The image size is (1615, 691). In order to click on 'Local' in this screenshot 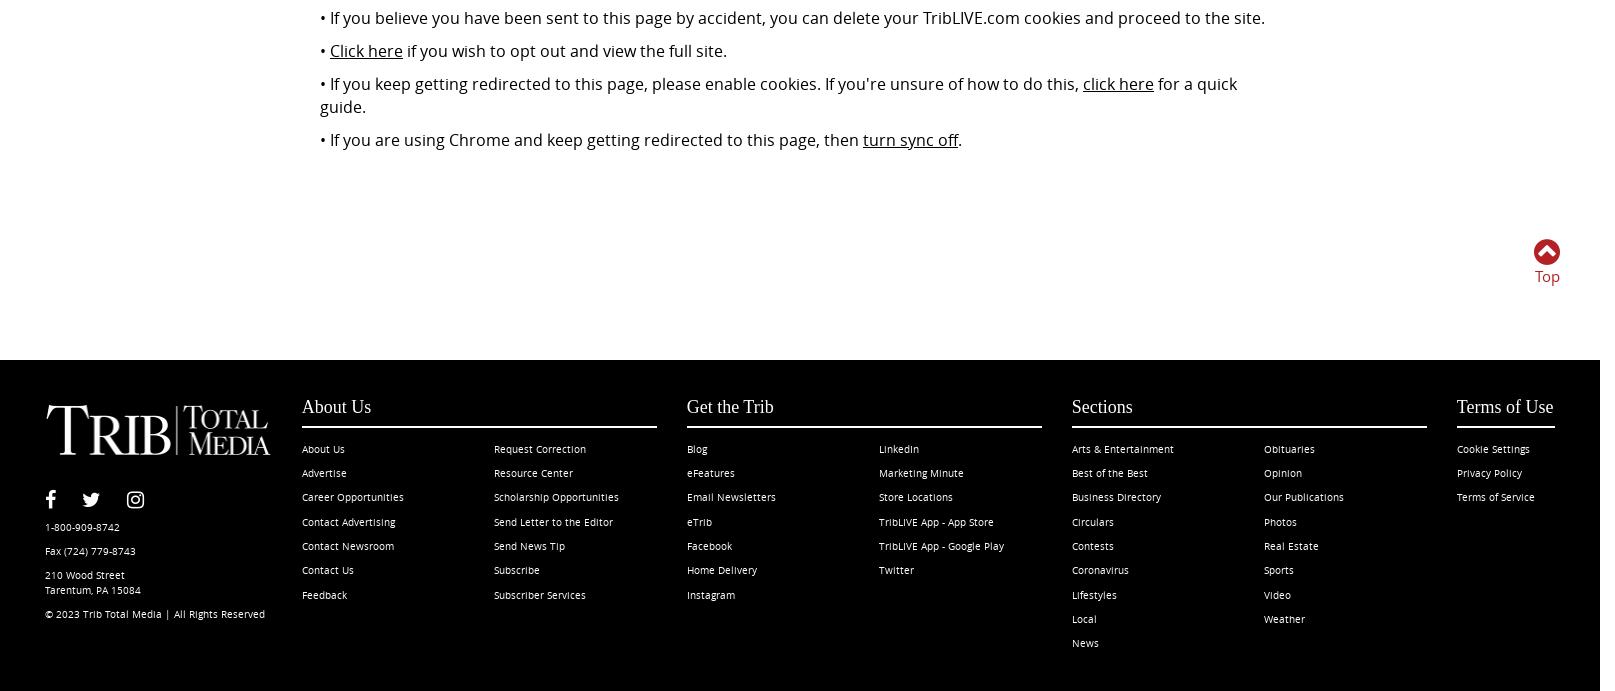, I will do `click(1083, 618)`.